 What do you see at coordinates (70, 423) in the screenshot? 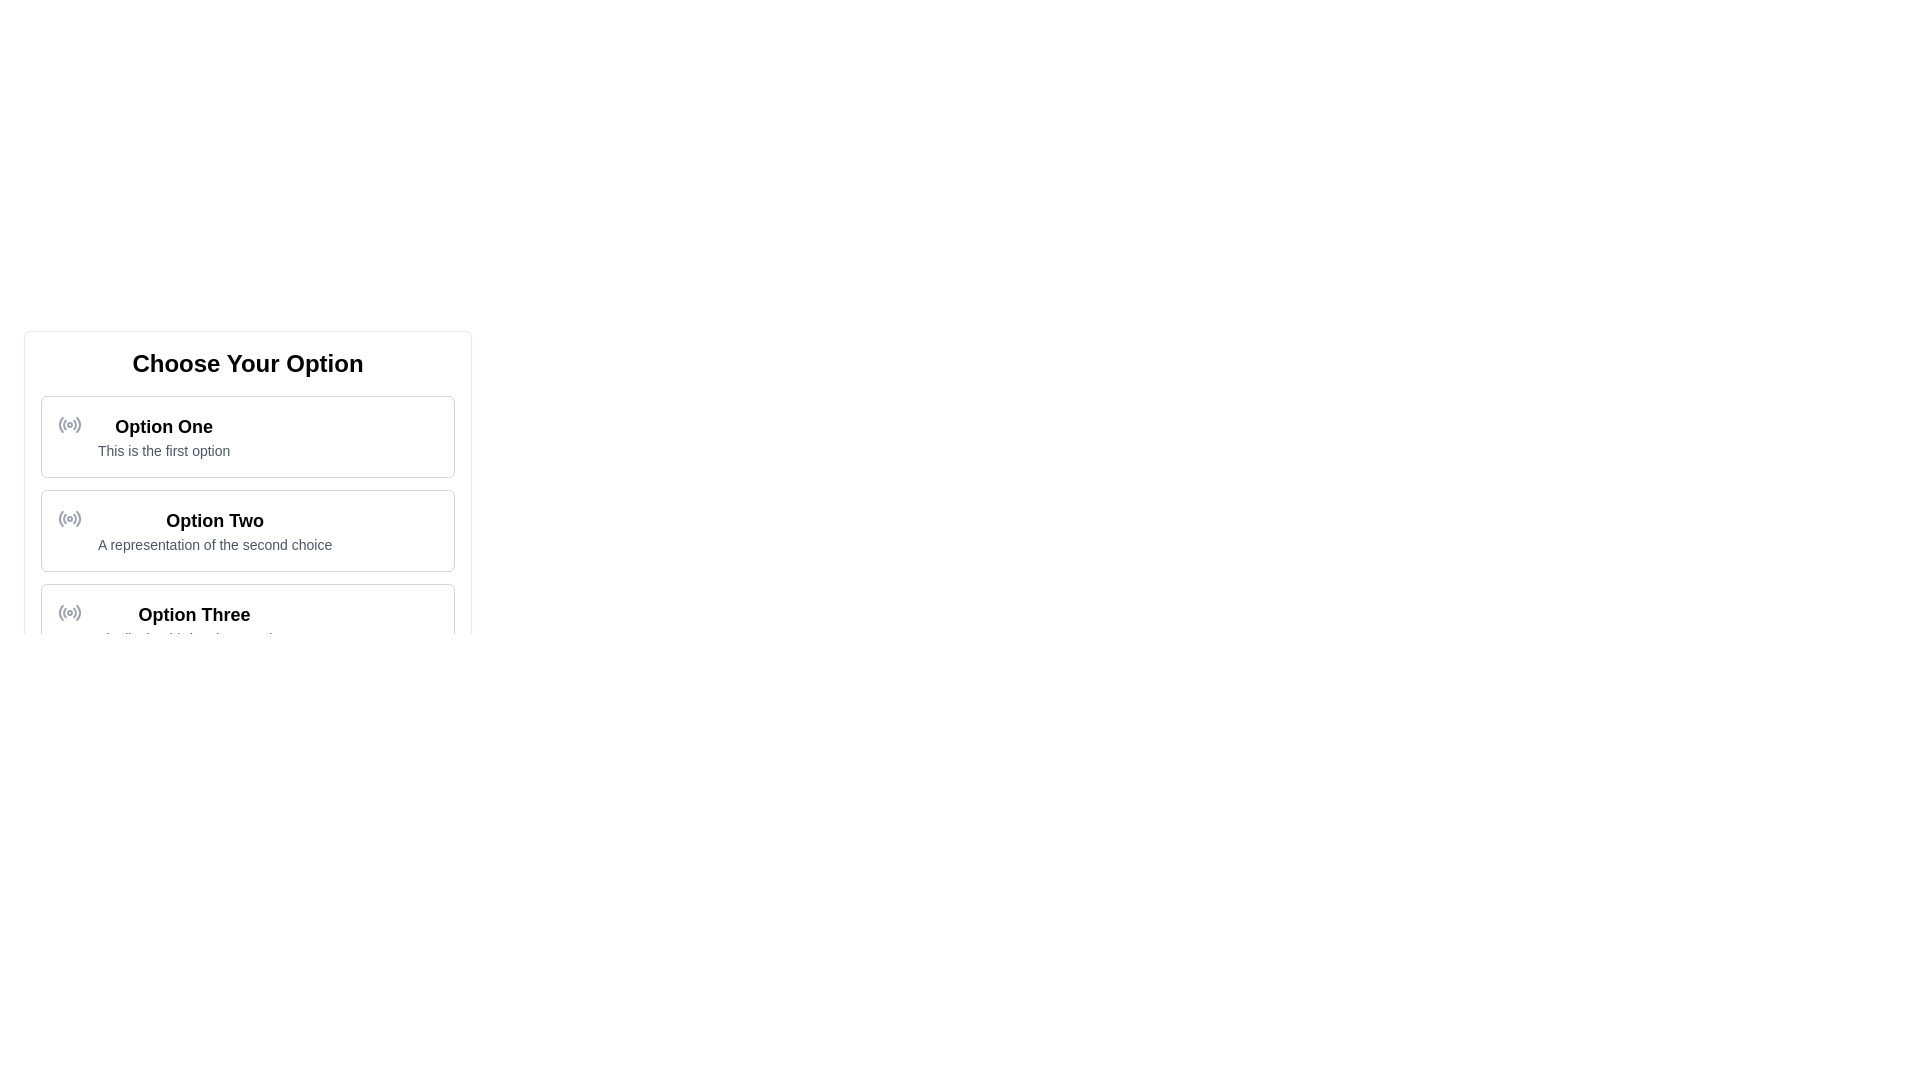
I see `the radio button icon located within the 'Option One' box, which is styled as a circular element with concentric circles and a central dot indicating selection` at bounding box center [70, 423].